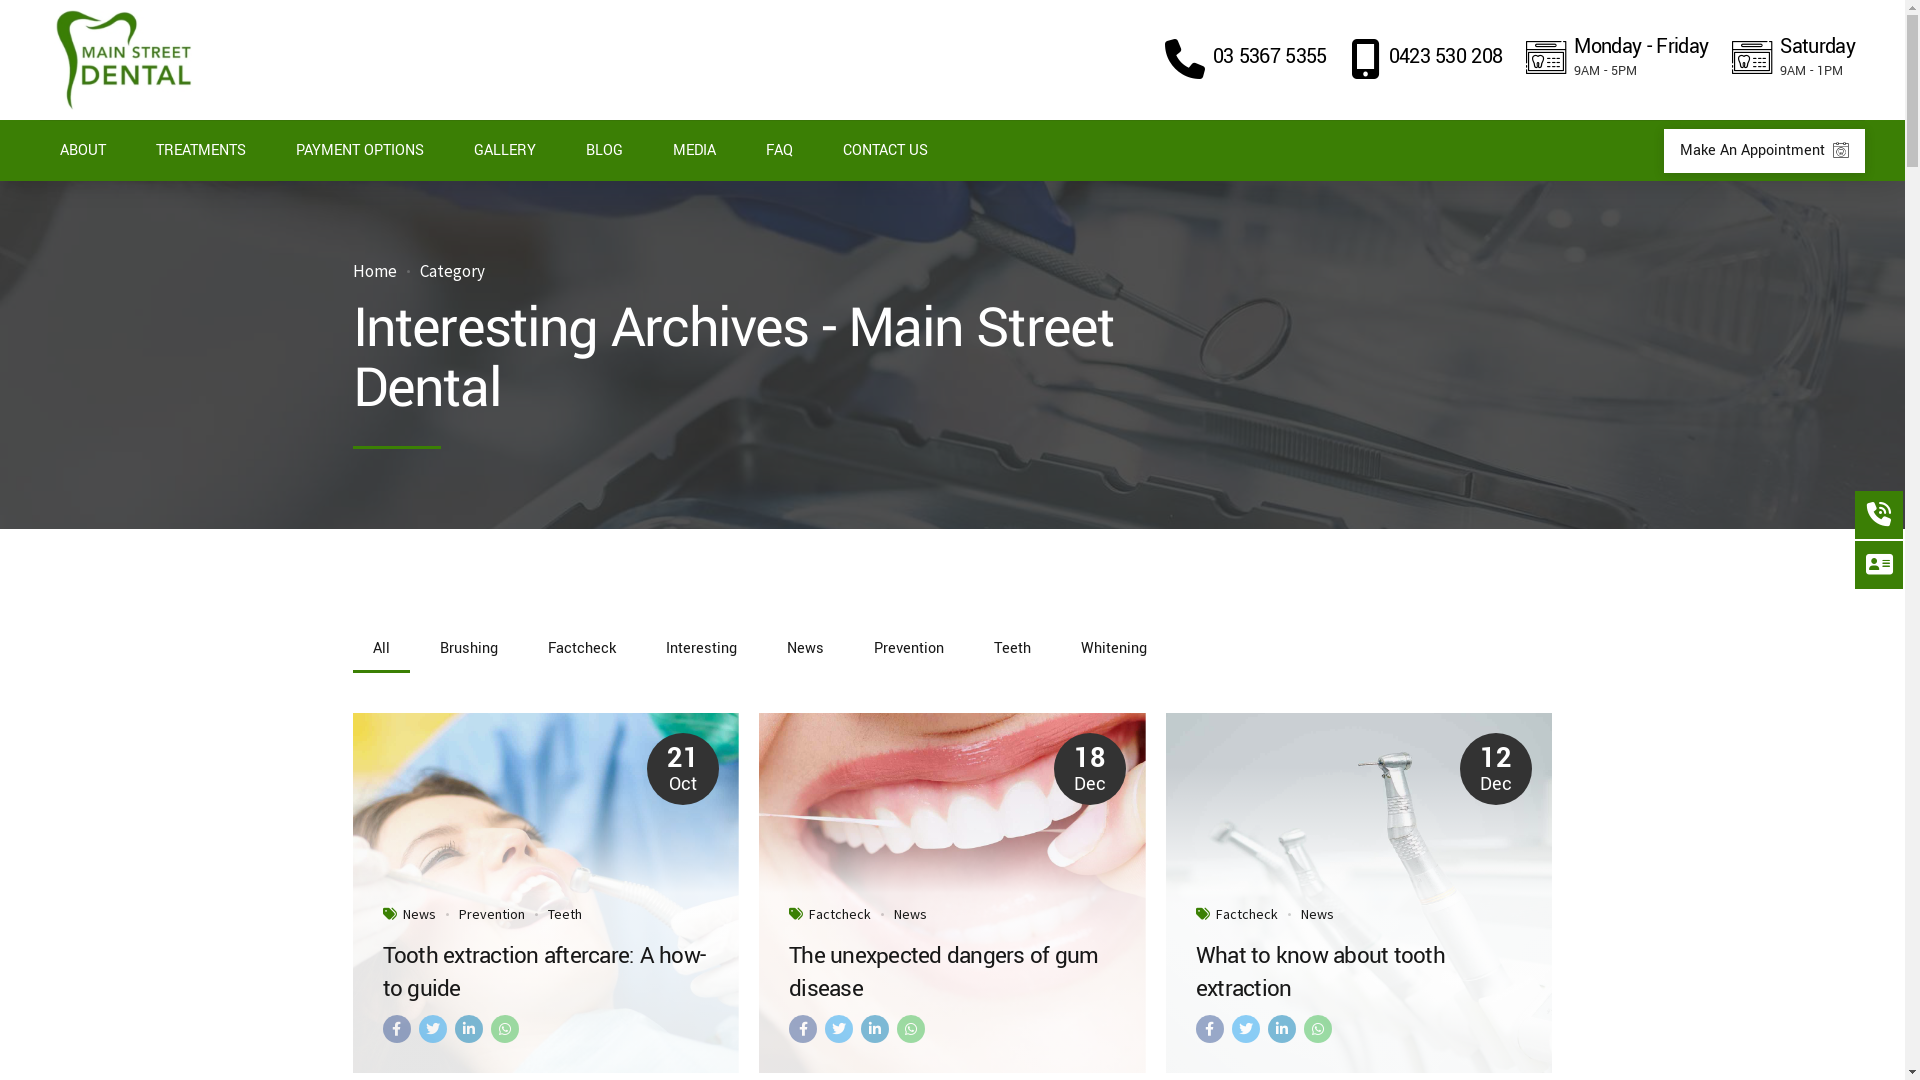 This screenshot has height=1080, width=1920. What do you see at coordinates (351, 271) in the screenshot?
I see `'Home'` at bounding box center [351, 271].